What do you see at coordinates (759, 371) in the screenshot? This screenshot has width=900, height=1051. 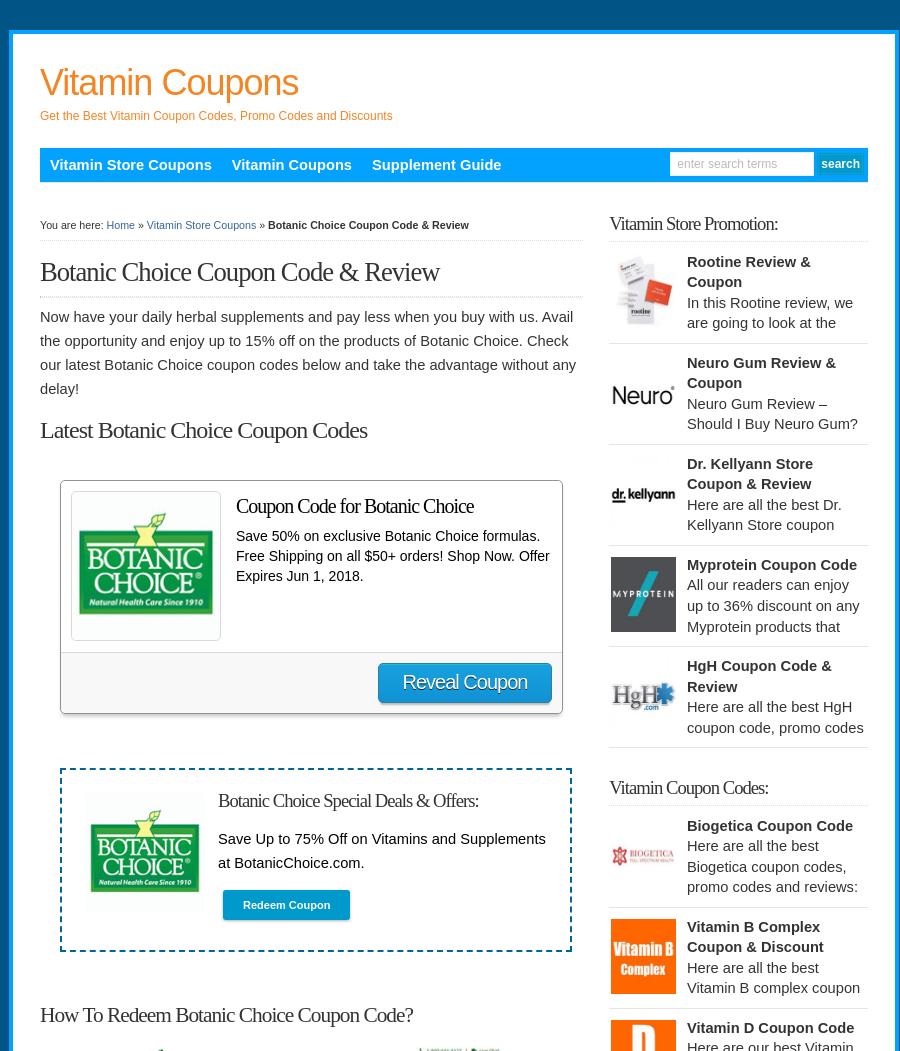 I see `'Neuro Gum Review & Coupon'` at bounding box center [759, 371].